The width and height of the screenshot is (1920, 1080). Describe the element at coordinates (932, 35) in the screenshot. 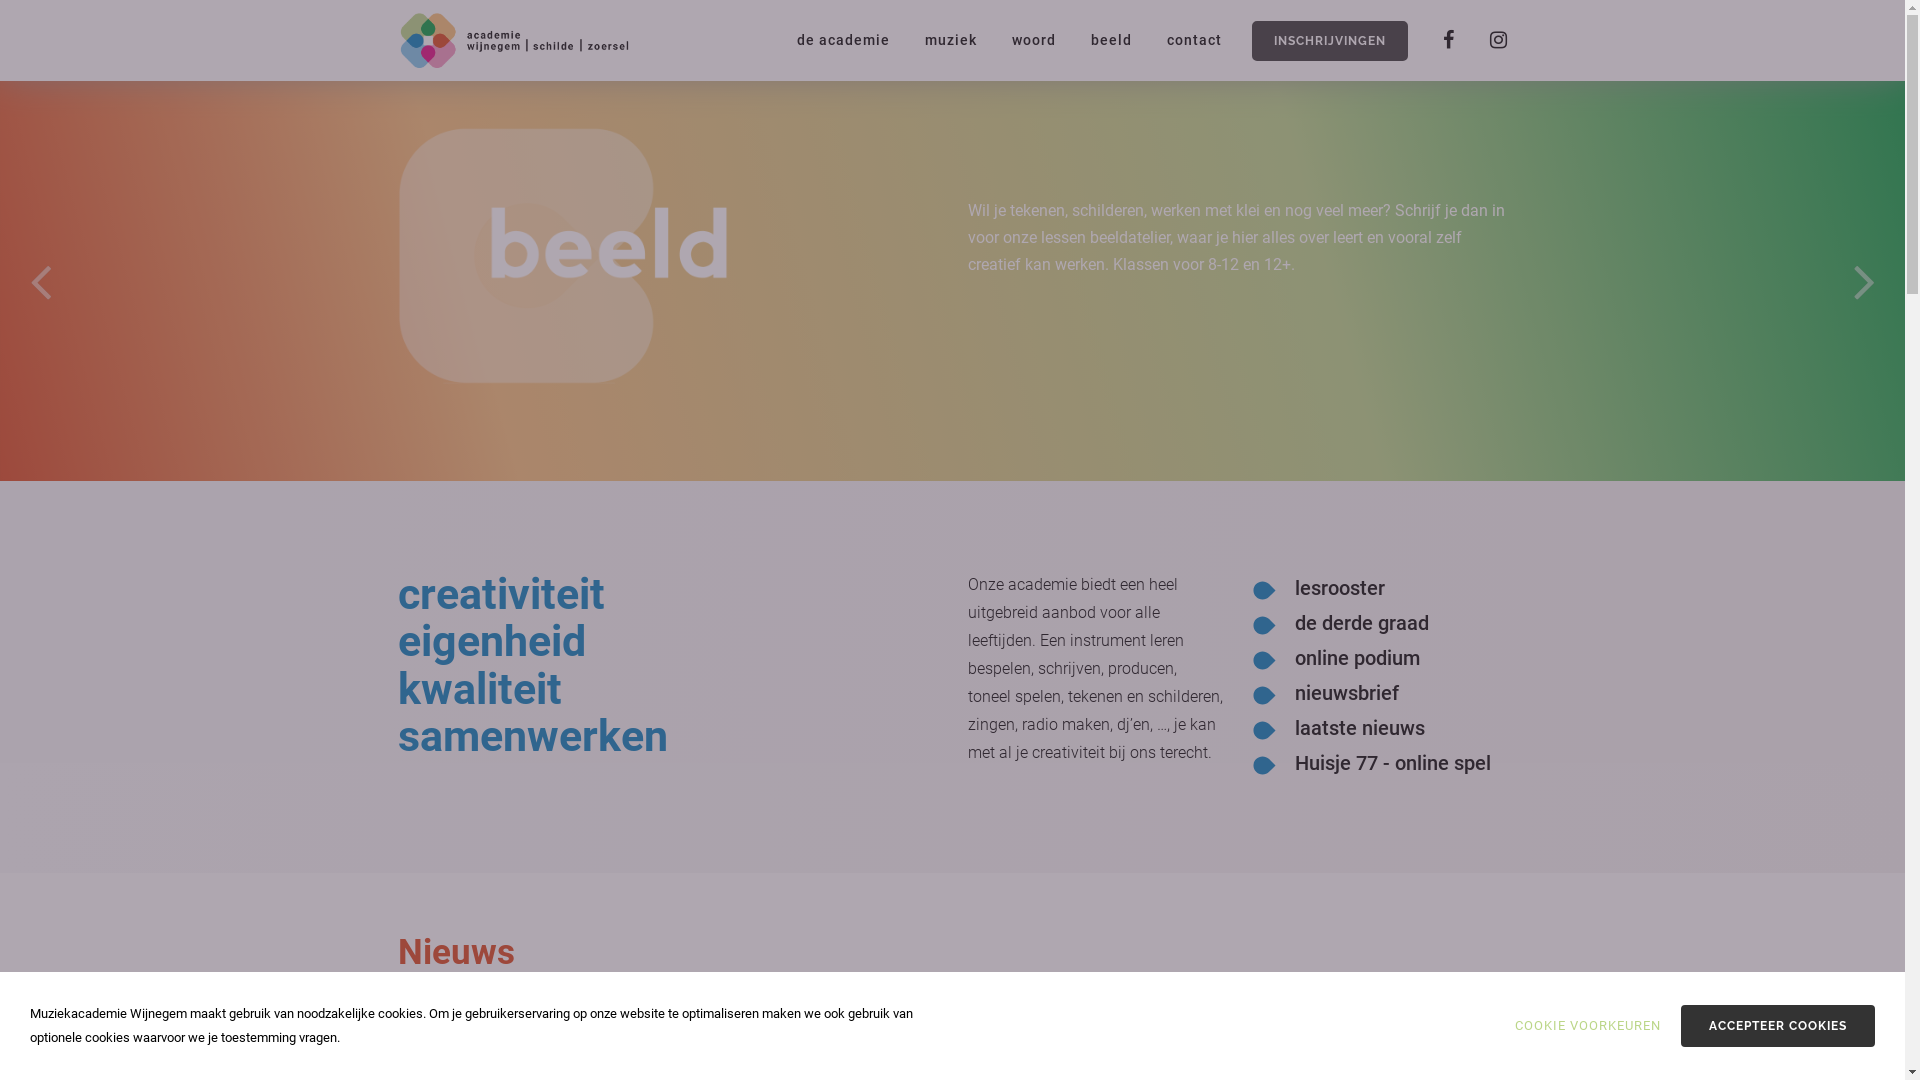

I see `'muziek'` at that location.